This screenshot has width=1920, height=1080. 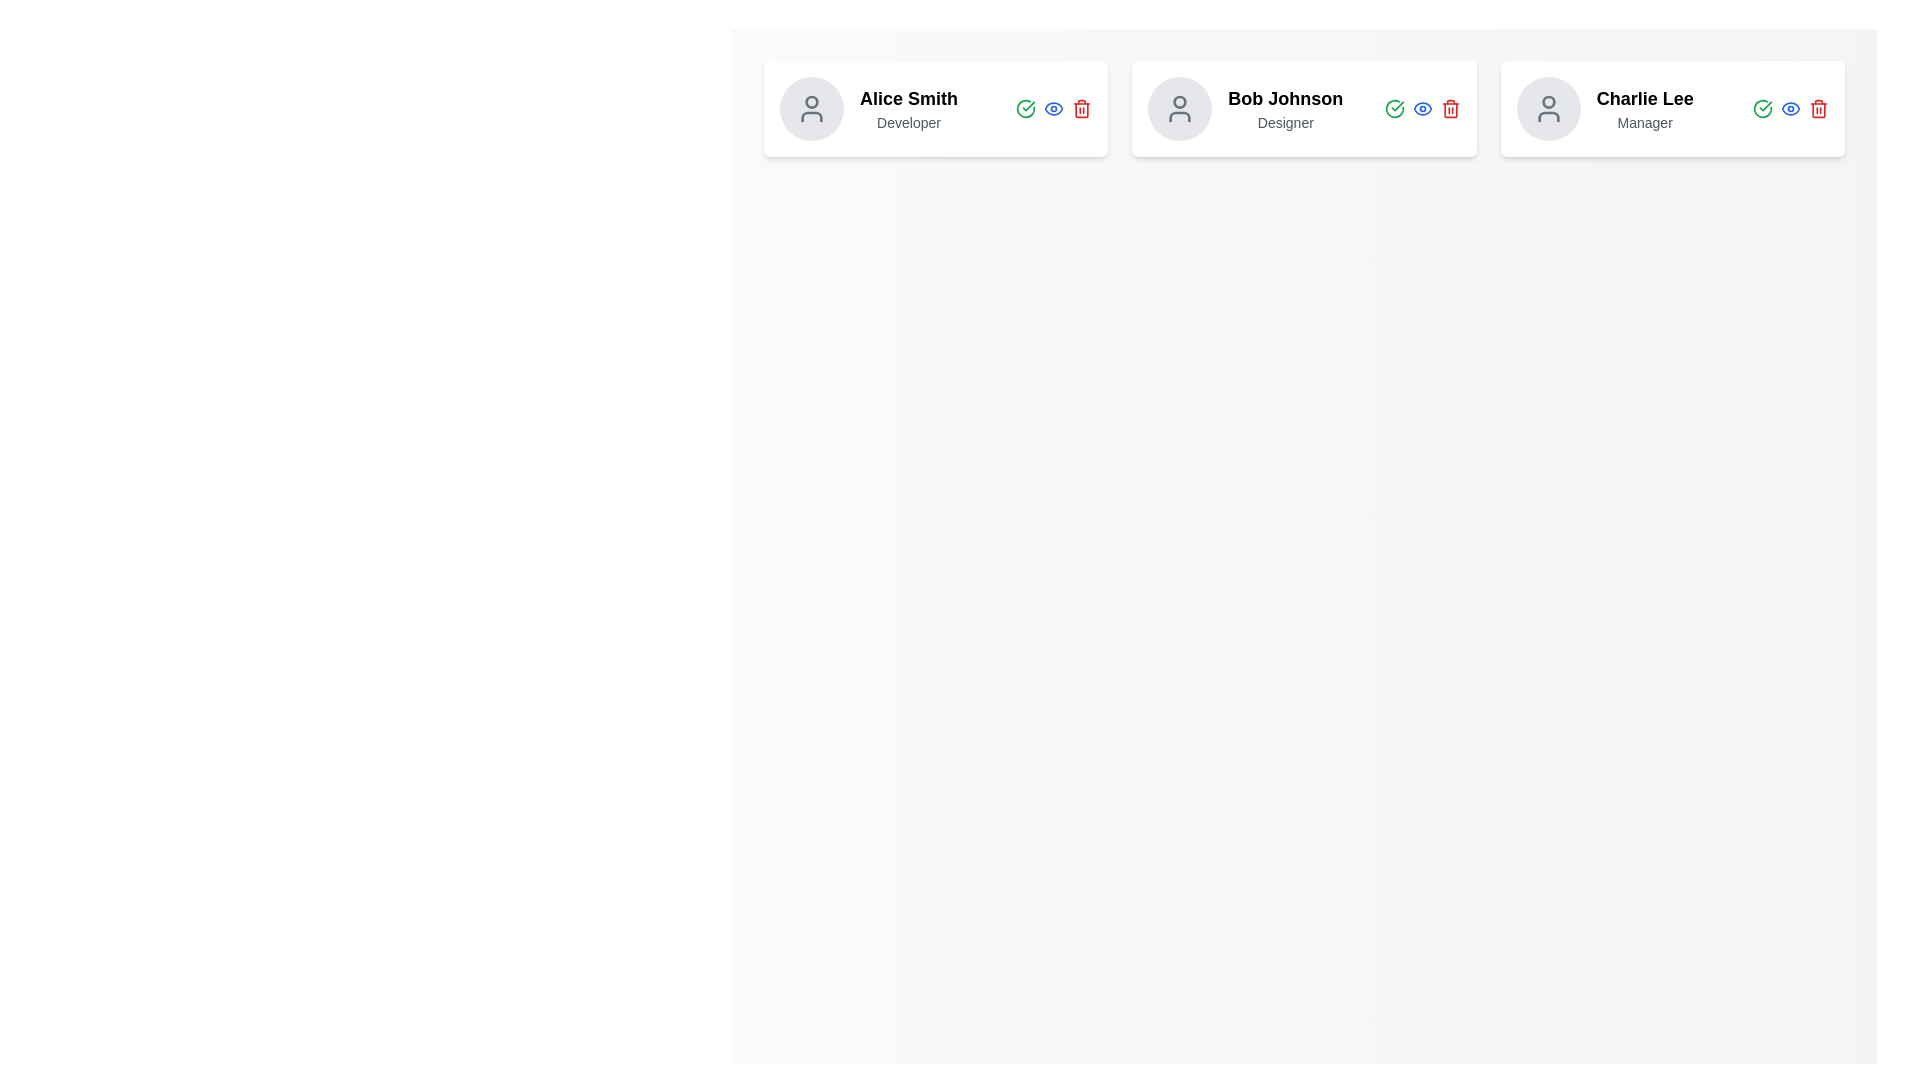 I want to click on the icon group representing actions associated with 'Charlie Lee, Manager' located in the upper-right corner of the card, so click(x=1790, y=108).